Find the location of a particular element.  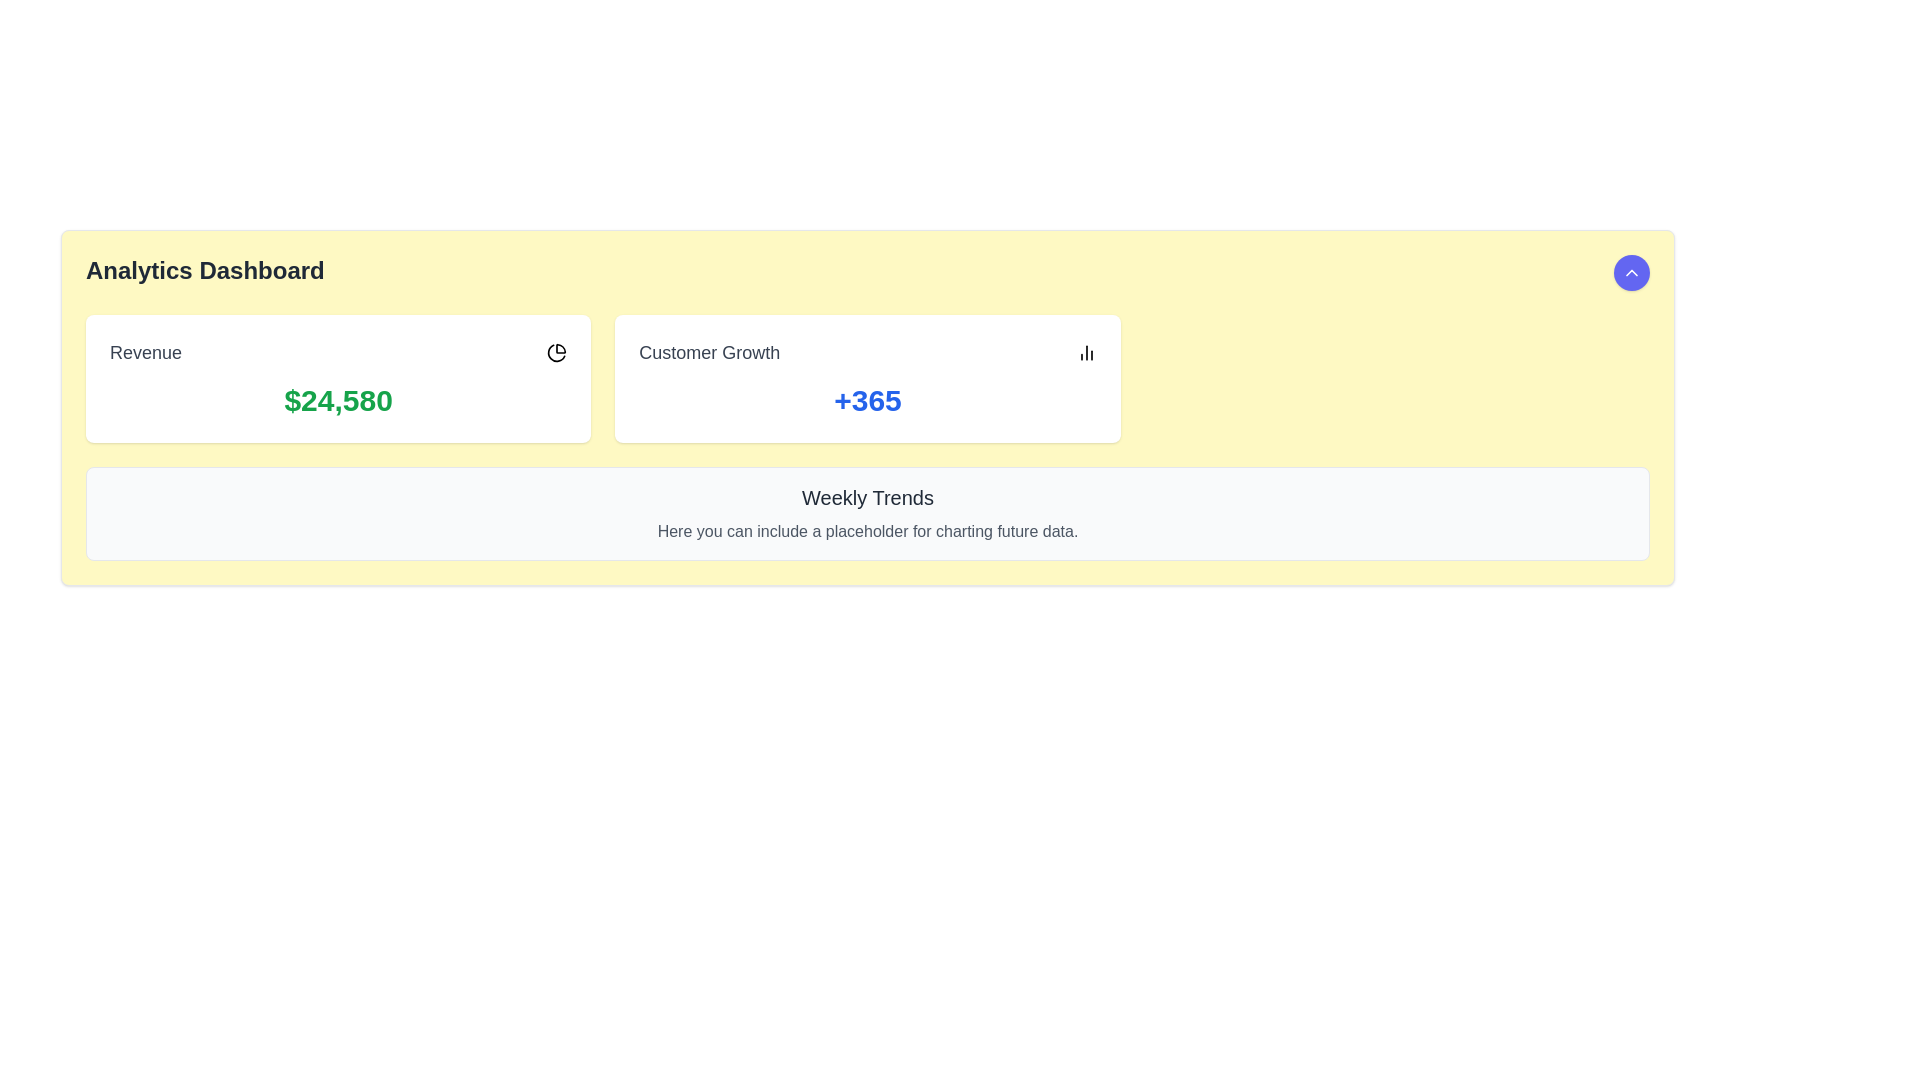

the text label element displaying 'Customer Growth' which is styled with a light gray font and positioned in the top section of a yellow box, aligned to the left within its group is located at coordinates (709, 352).